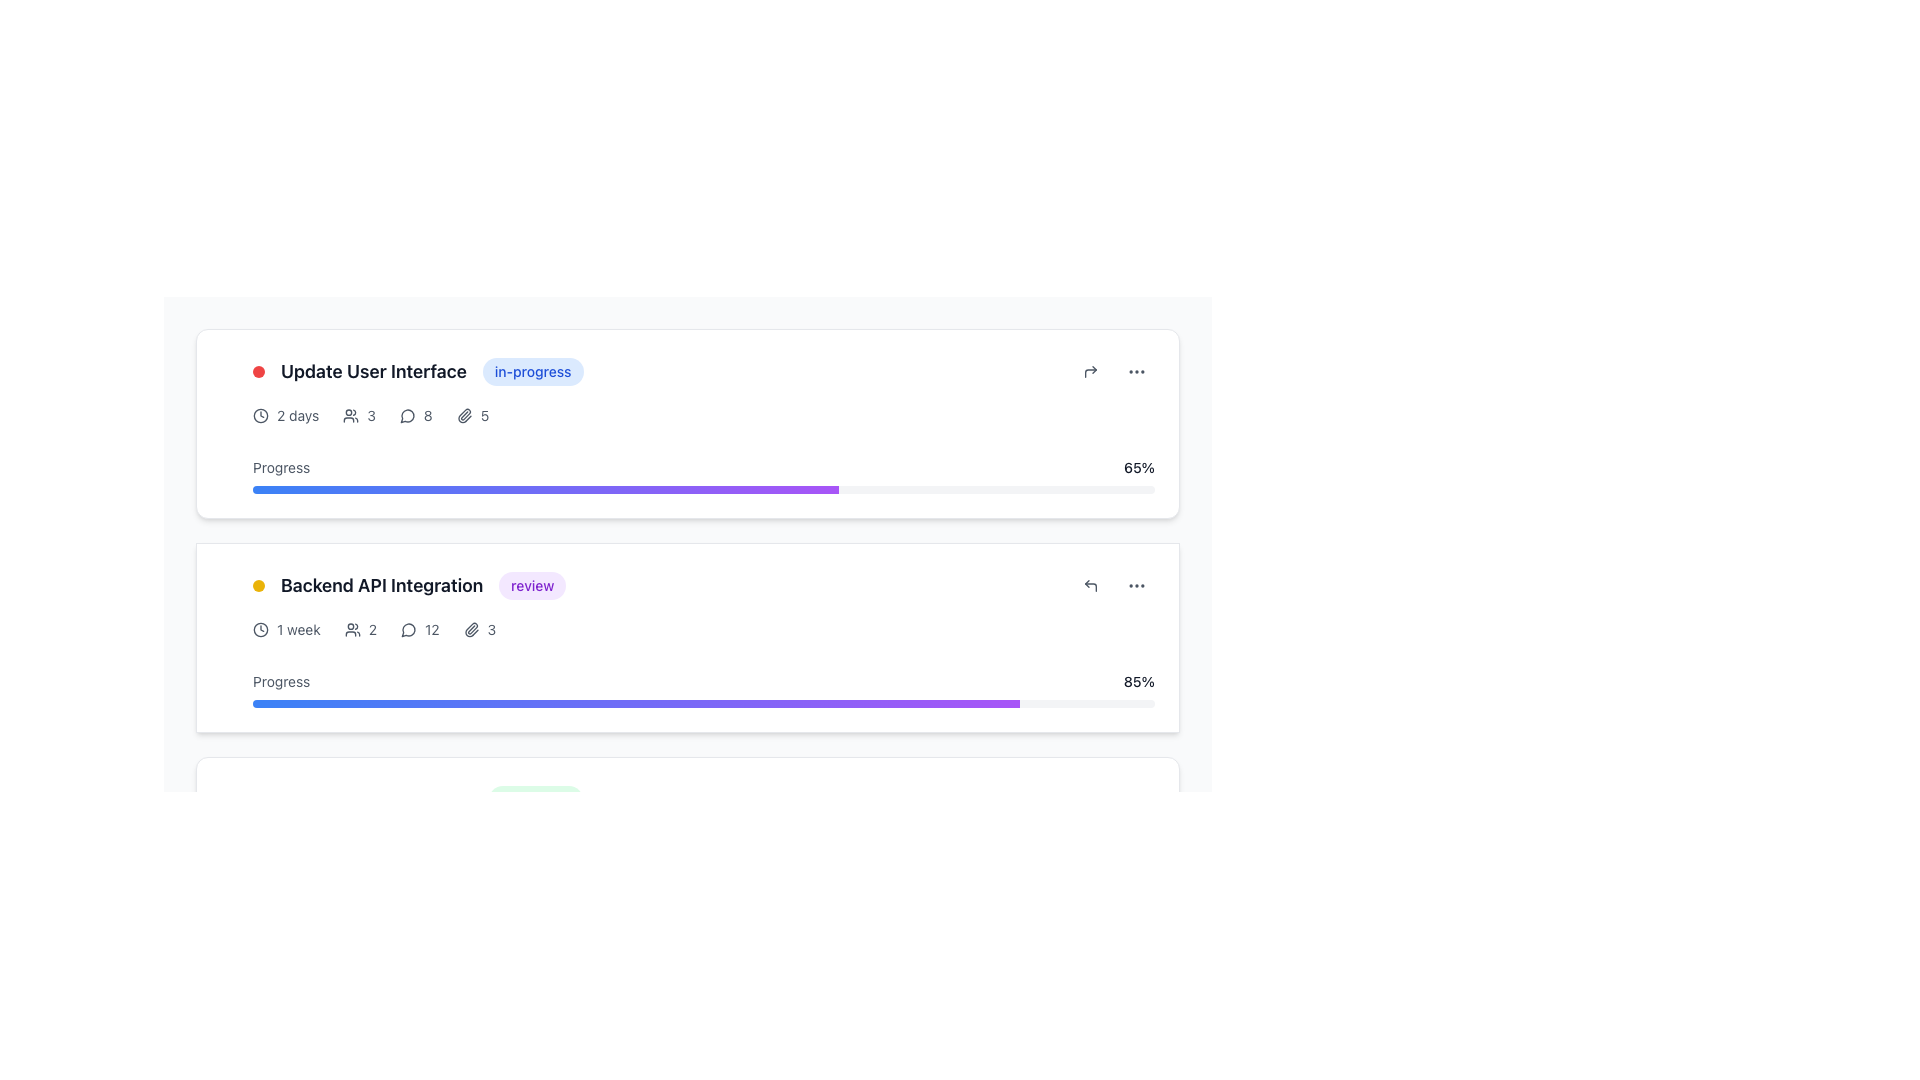 The width and height of the screenshot is (1920, 1080). What do you see at coordinates (480, 628) in the screenshot?
I see `the paperclip icon, which indicates the count of attachments for the 'Backend API Integration' task, located in the details row below the card title` at bounding box center [480, 628].